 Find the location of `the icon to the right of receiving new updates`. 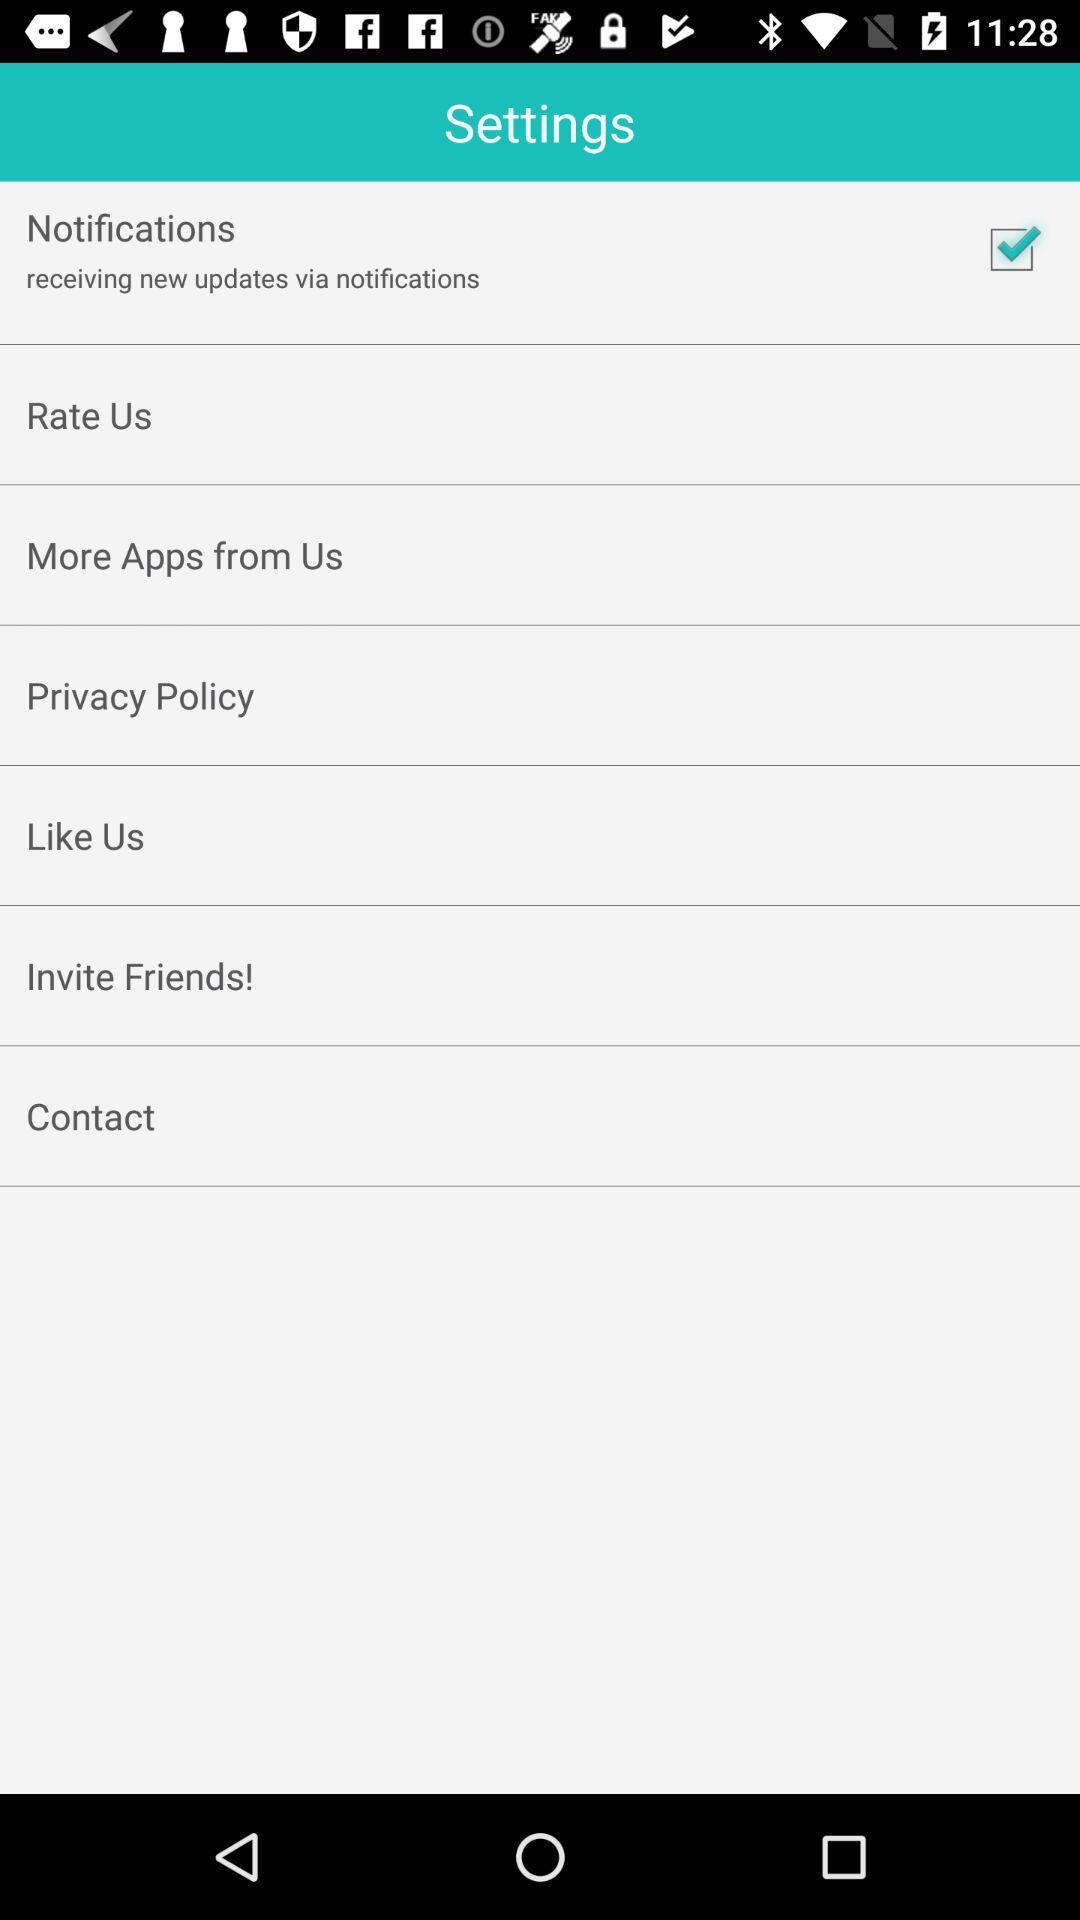

the icon to the right of receiving new updates is located at coordinates (1011, 248).